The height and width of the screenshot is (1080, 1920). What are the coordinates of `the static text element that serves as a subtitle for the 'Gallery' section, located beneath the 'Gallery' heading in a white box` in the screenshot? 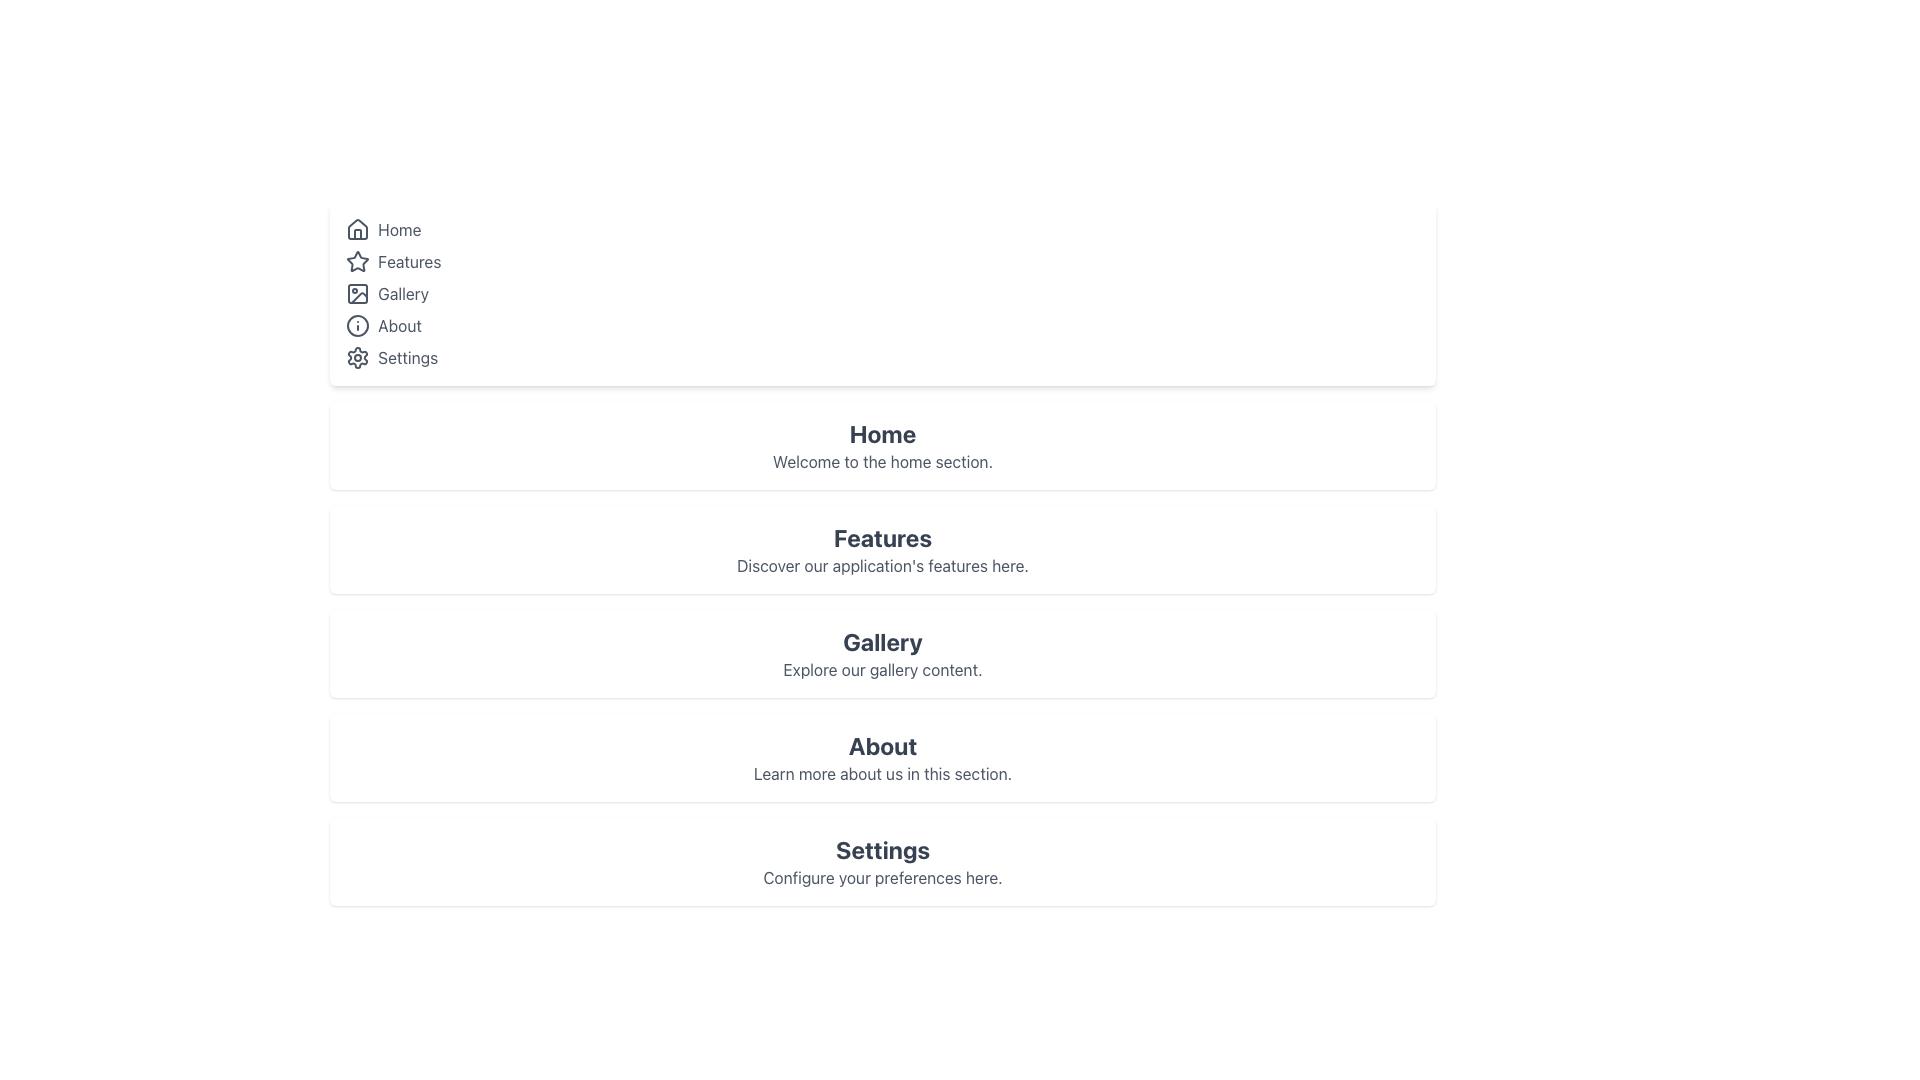 It's located at (882, 670).